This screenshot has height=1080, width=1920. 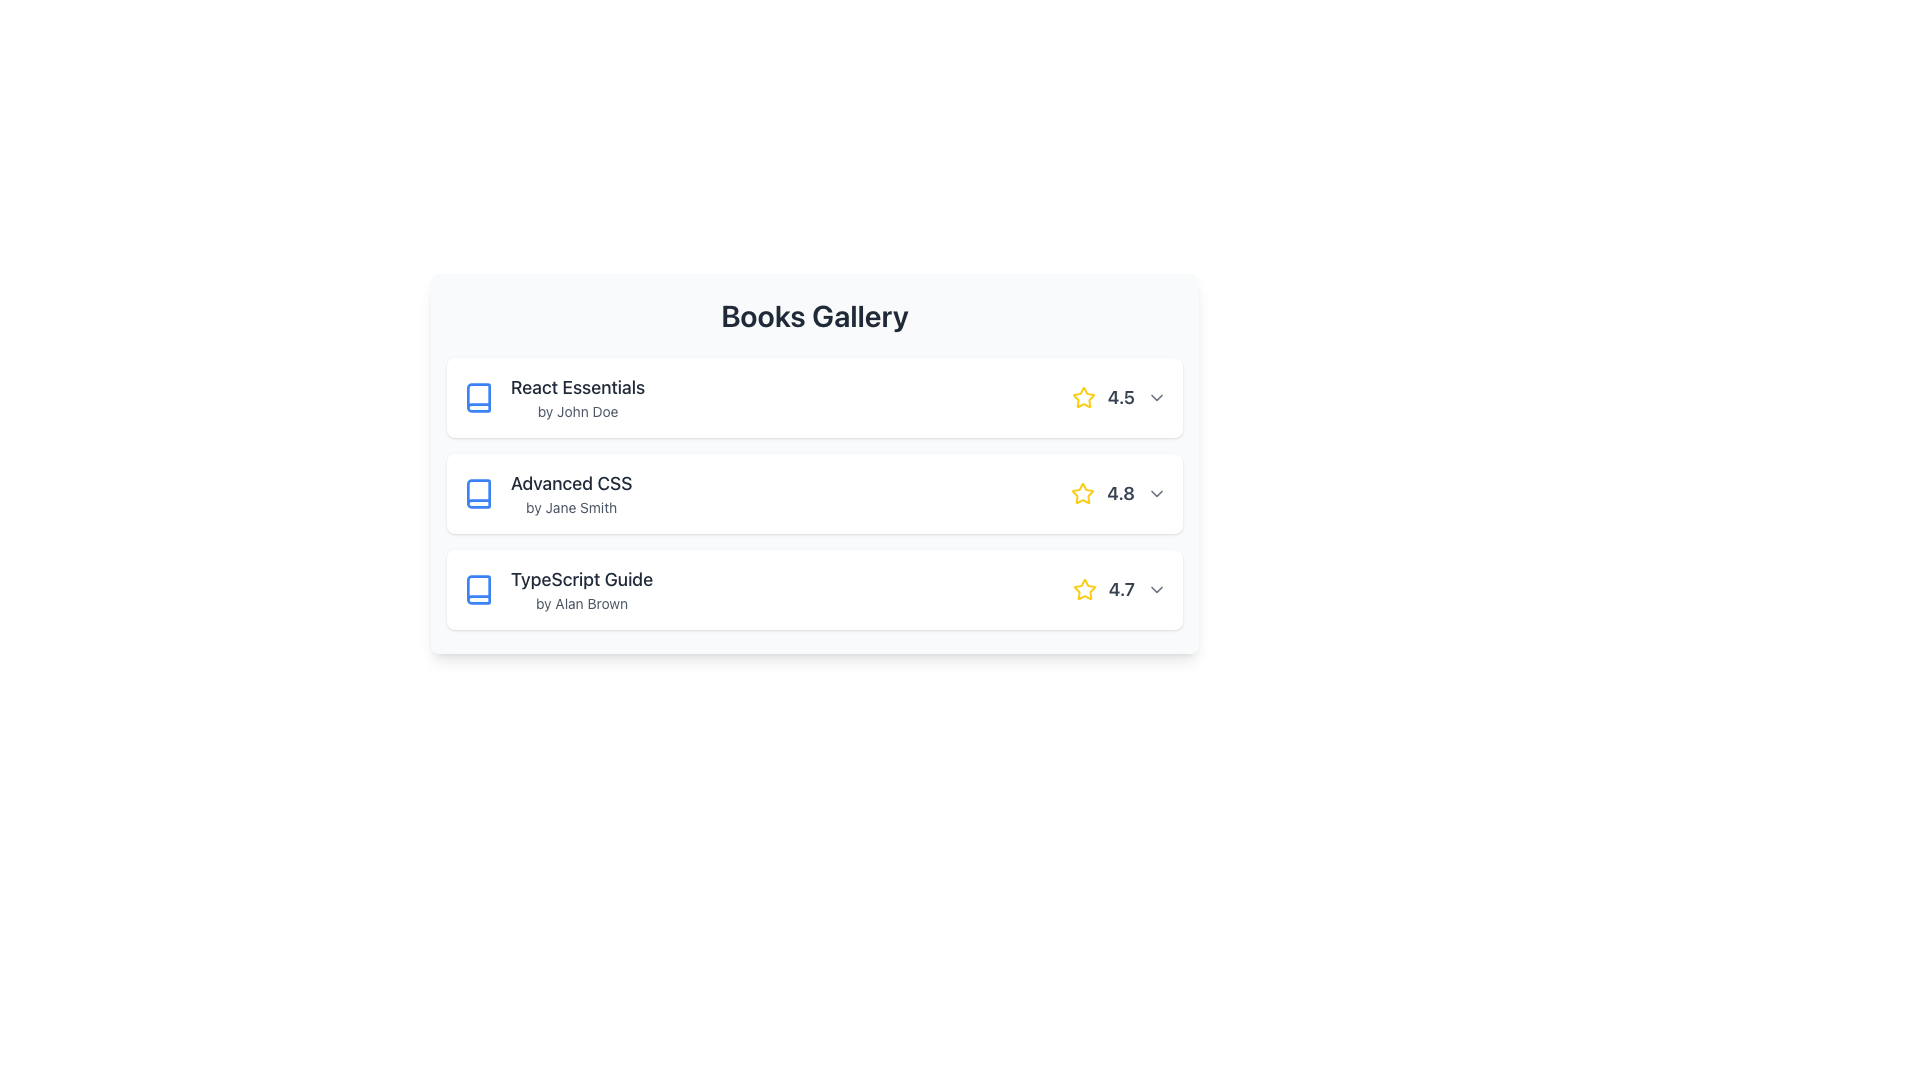 I want to click on the dropdown arrow of the Rating display for the book 'React Essentials' by 'John Doe' to see options, so click(x=1118, y=397).